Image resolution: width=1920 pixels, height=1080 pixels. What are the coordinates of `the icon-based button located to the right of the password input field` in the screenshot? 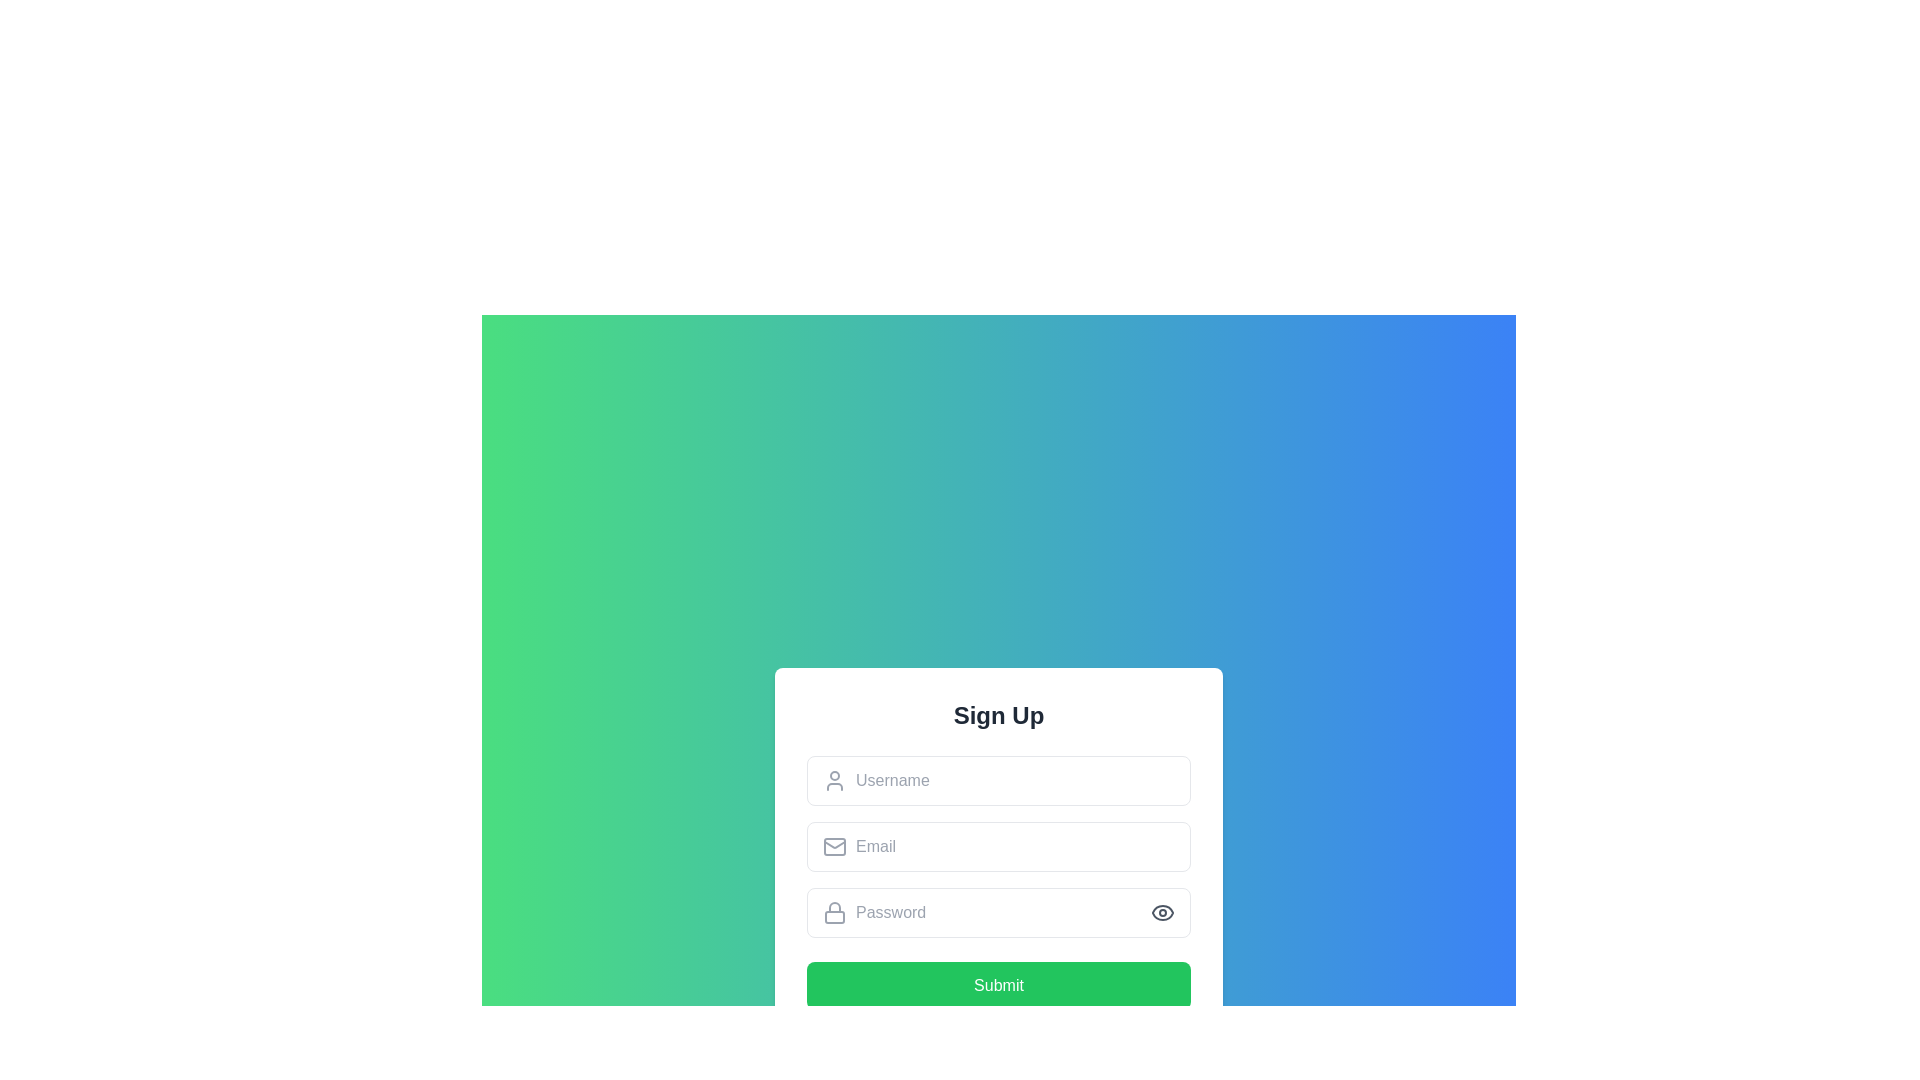 It's located at (1162, 913).